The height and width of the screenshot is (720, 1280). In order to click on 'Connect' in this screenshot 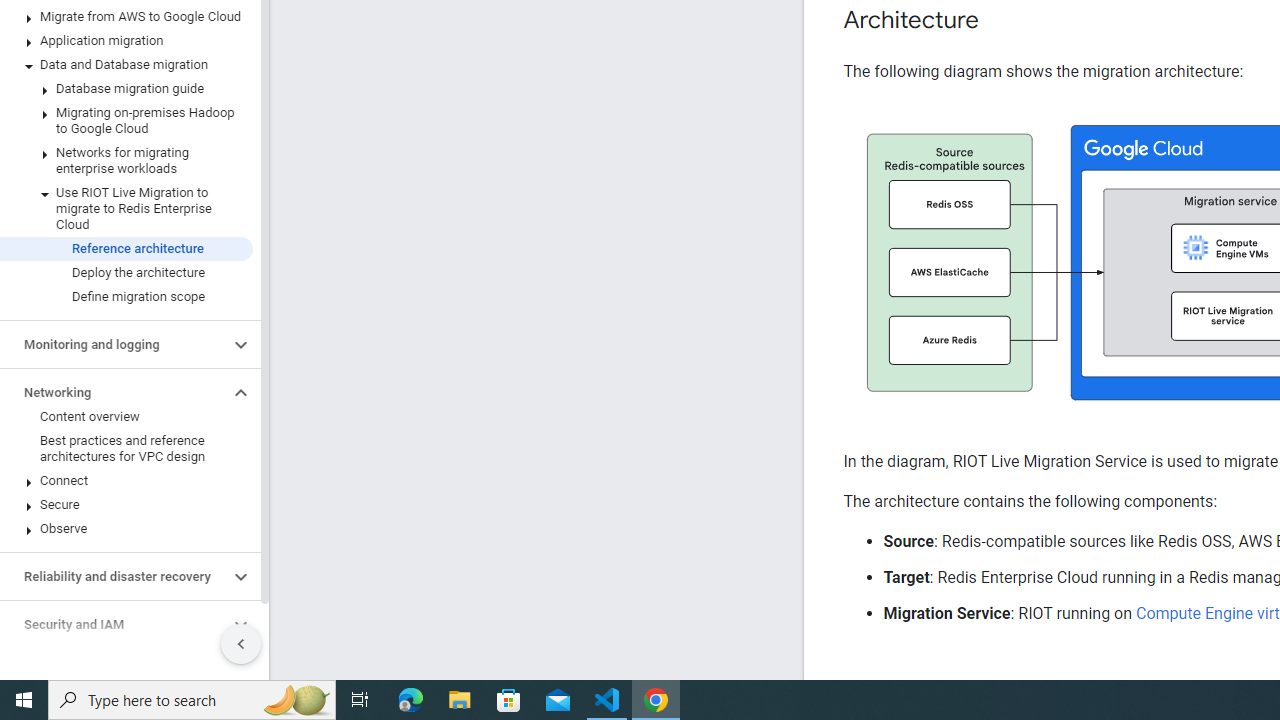, I will do `click(125, 480)`.